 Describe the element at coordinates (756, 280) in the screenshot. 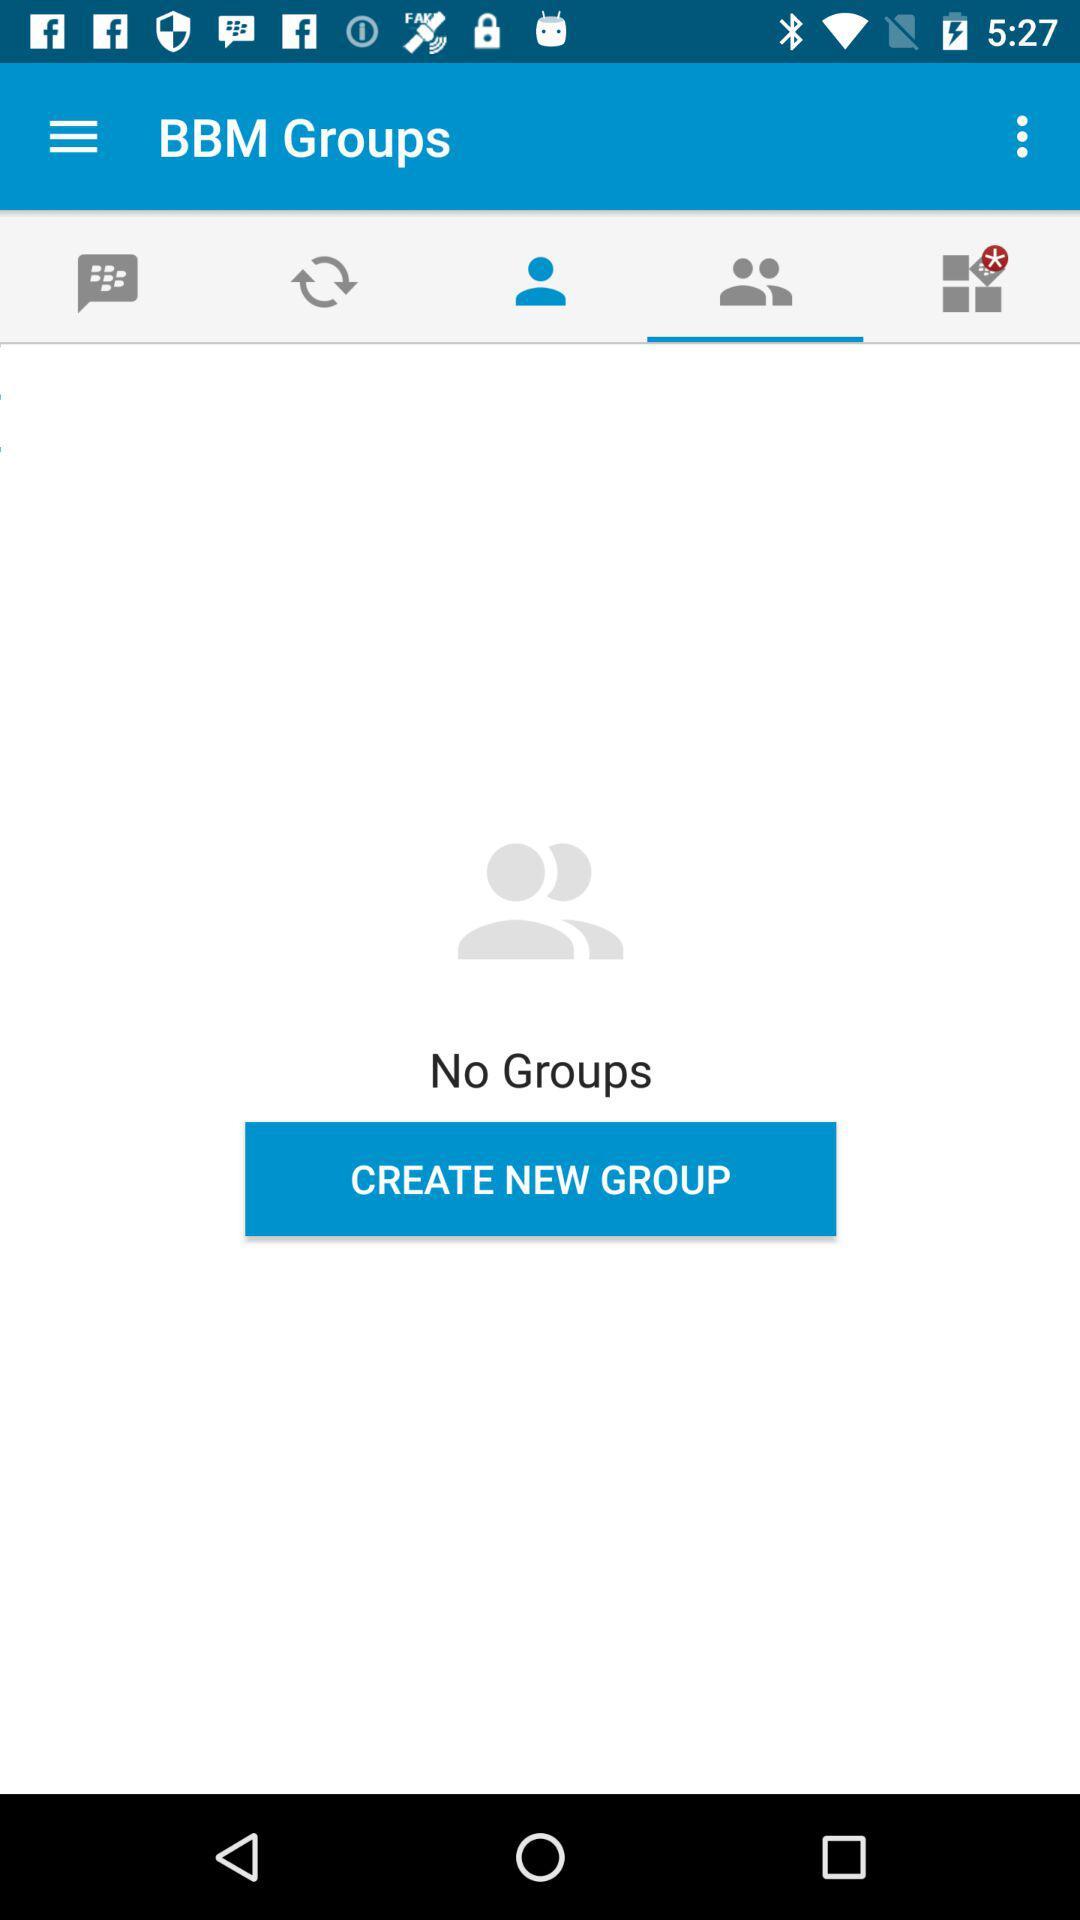

I see `the group icon` at that location.